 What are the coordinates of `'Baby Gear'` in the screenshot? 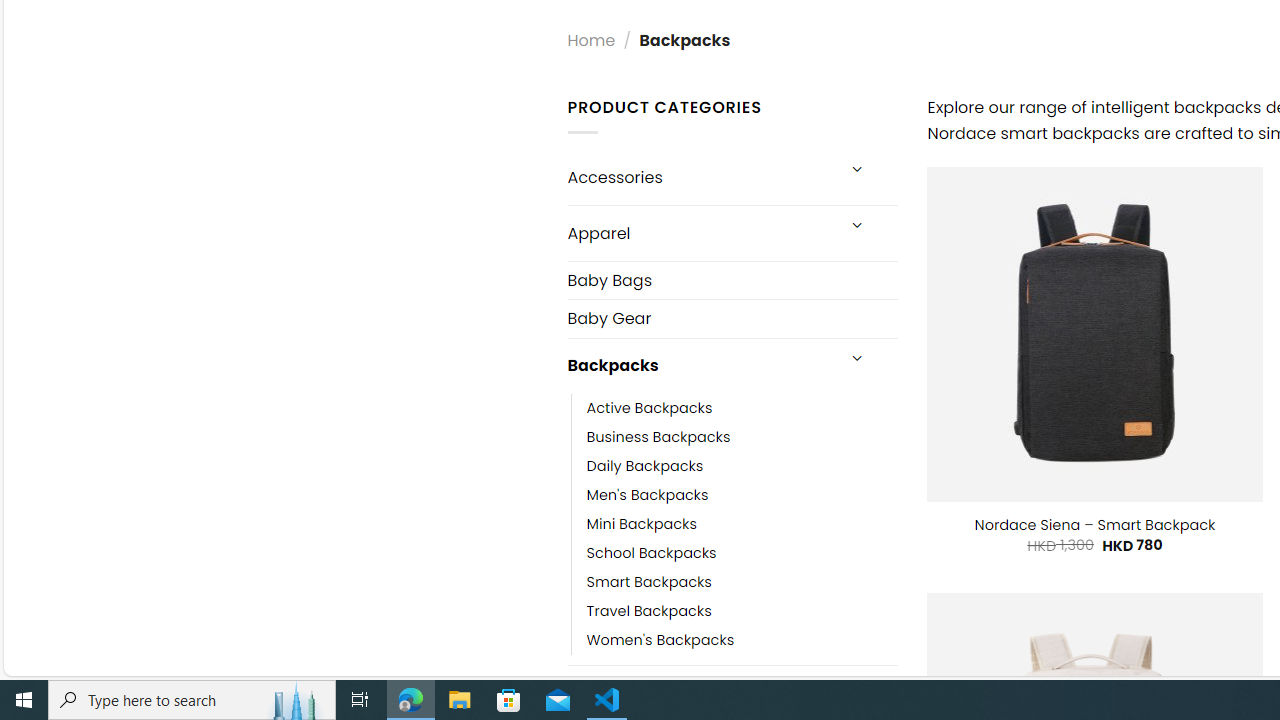 It's located at (731, 317).